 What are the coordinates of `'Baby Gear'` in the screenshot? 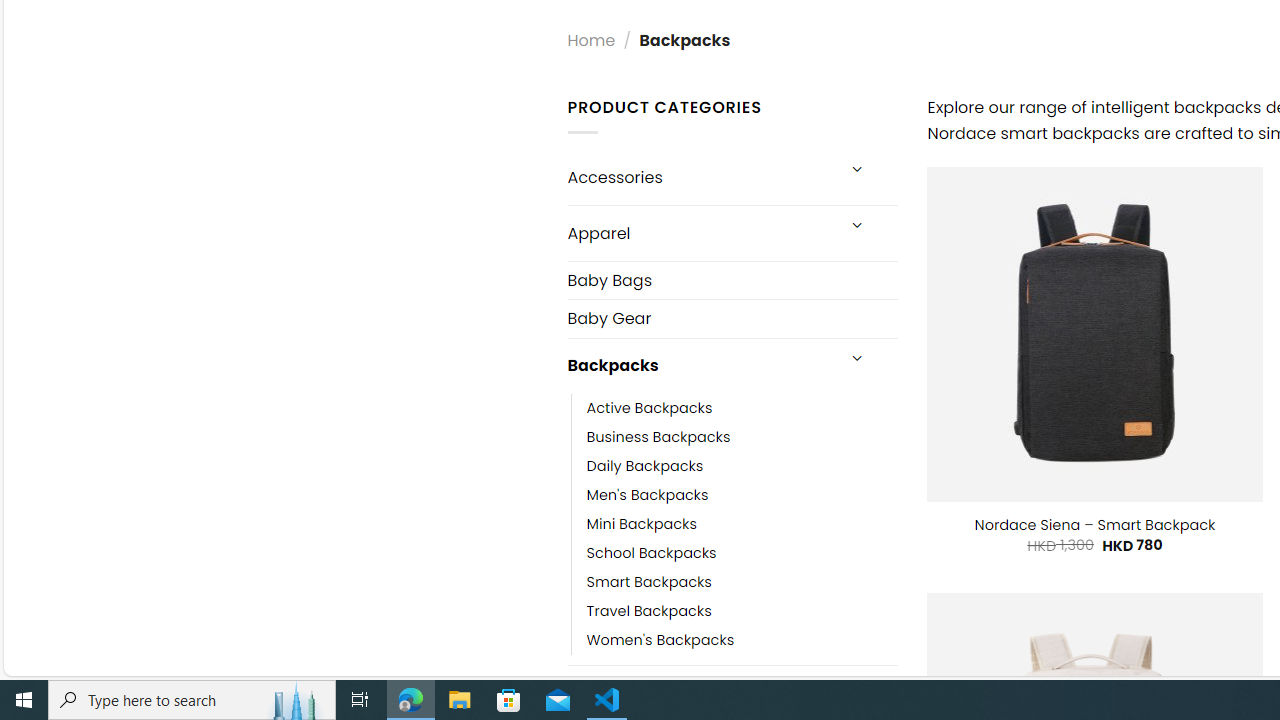 It's located at (731, 317).